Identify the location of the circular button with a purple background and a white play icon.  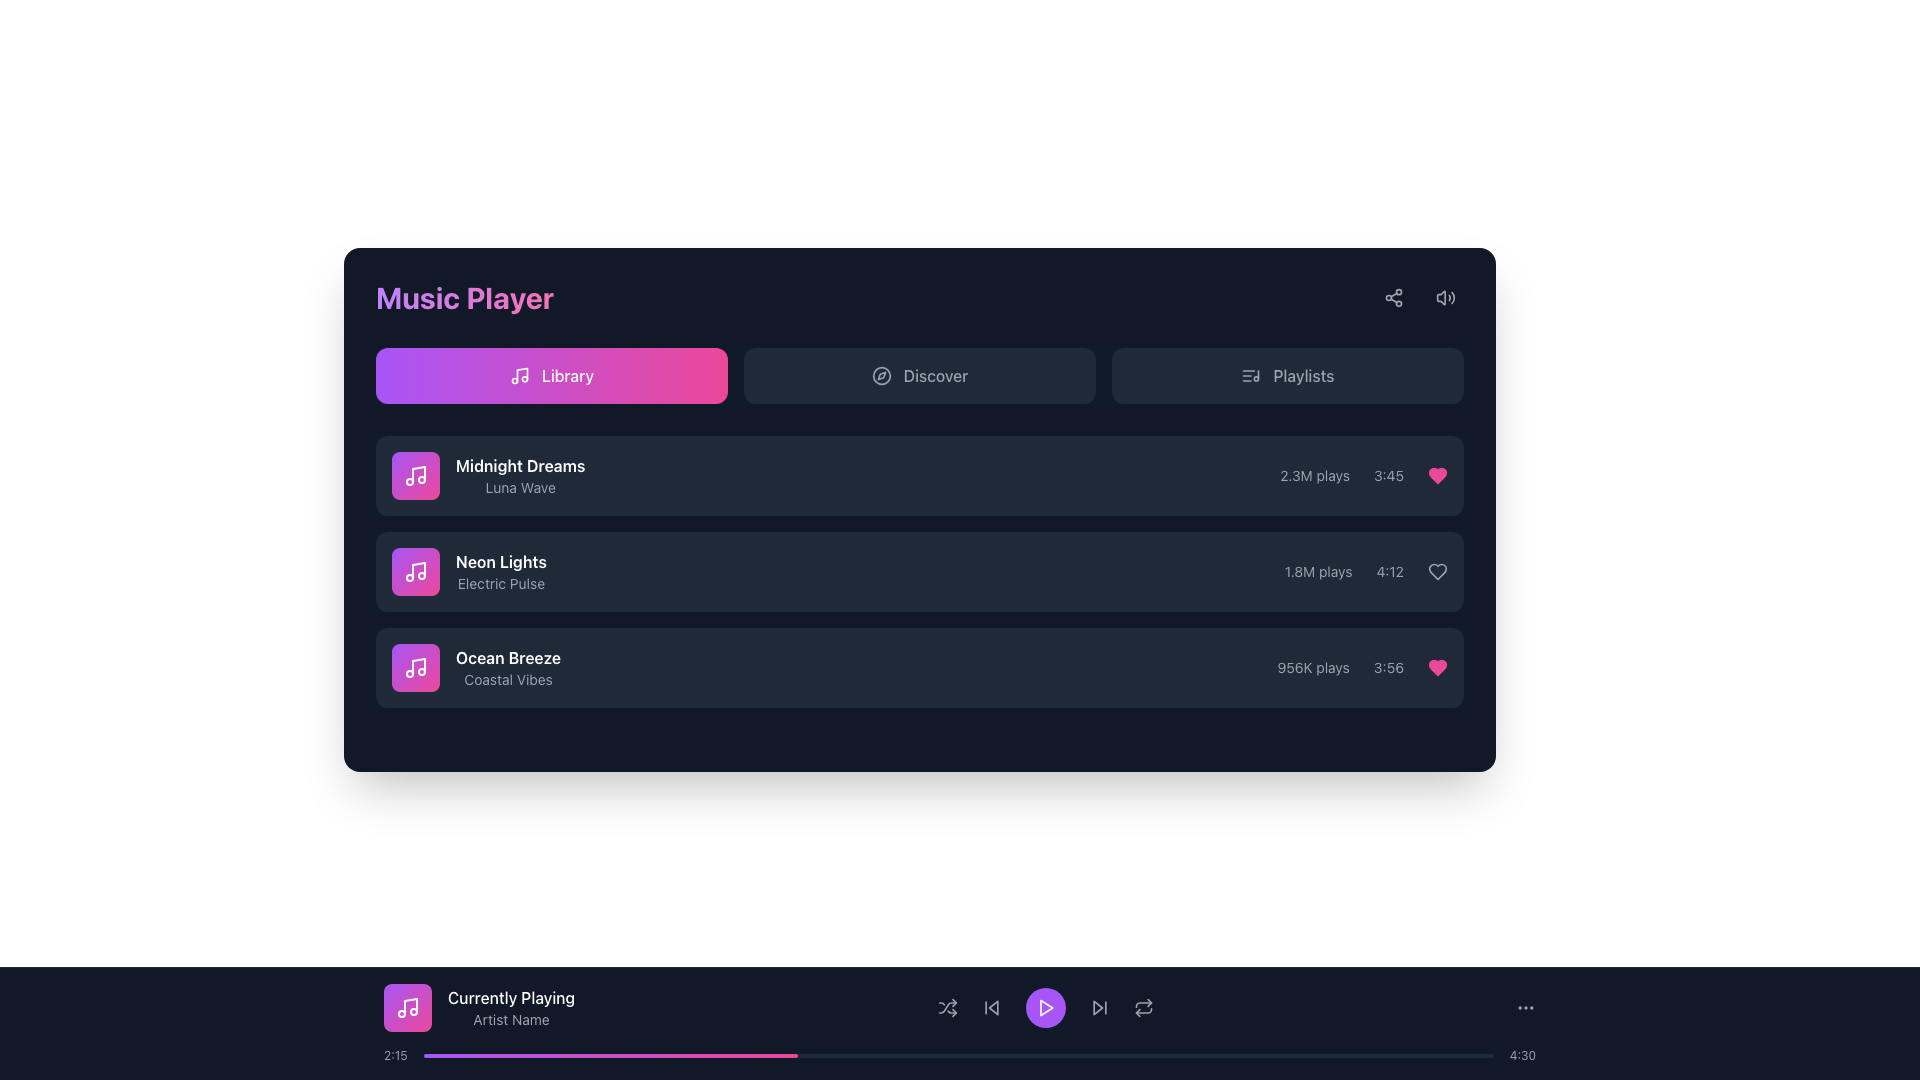
(1044, 1007).